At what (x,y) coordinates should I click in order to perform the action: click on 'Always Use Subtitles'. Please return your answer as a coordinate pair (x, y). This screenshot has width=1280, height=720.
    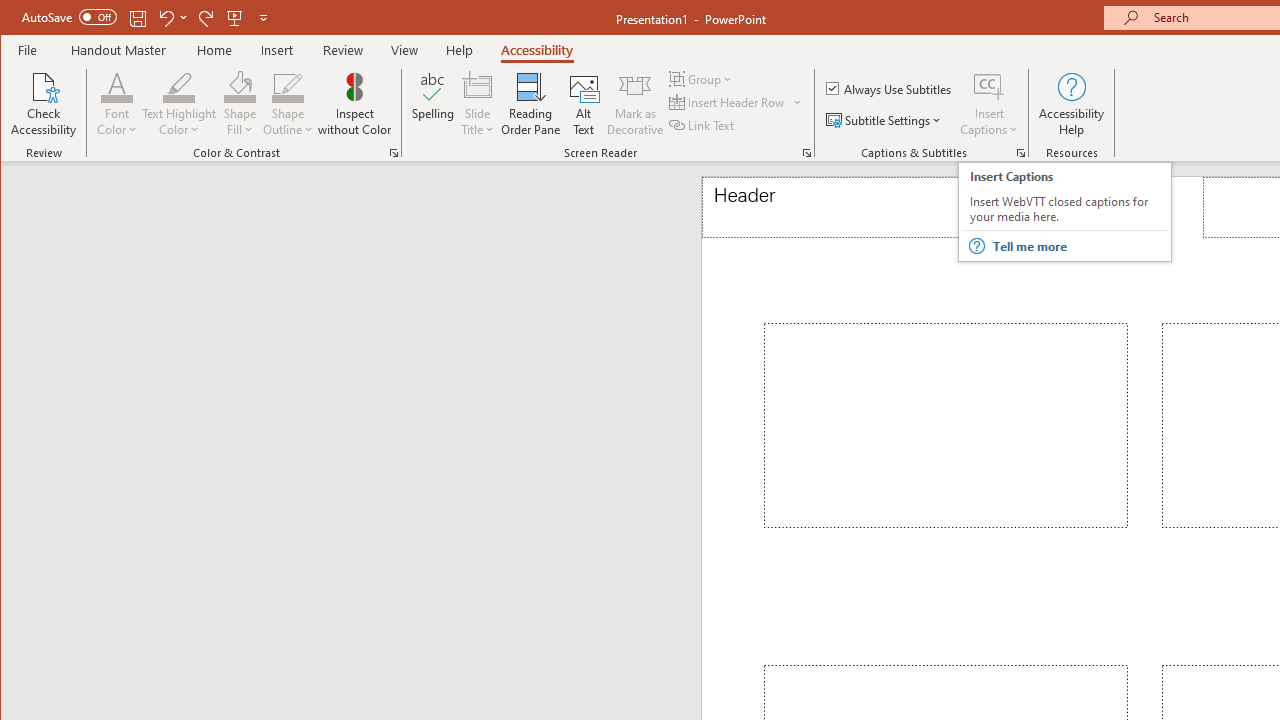
    Looking at the image, I should click on (889, 87).